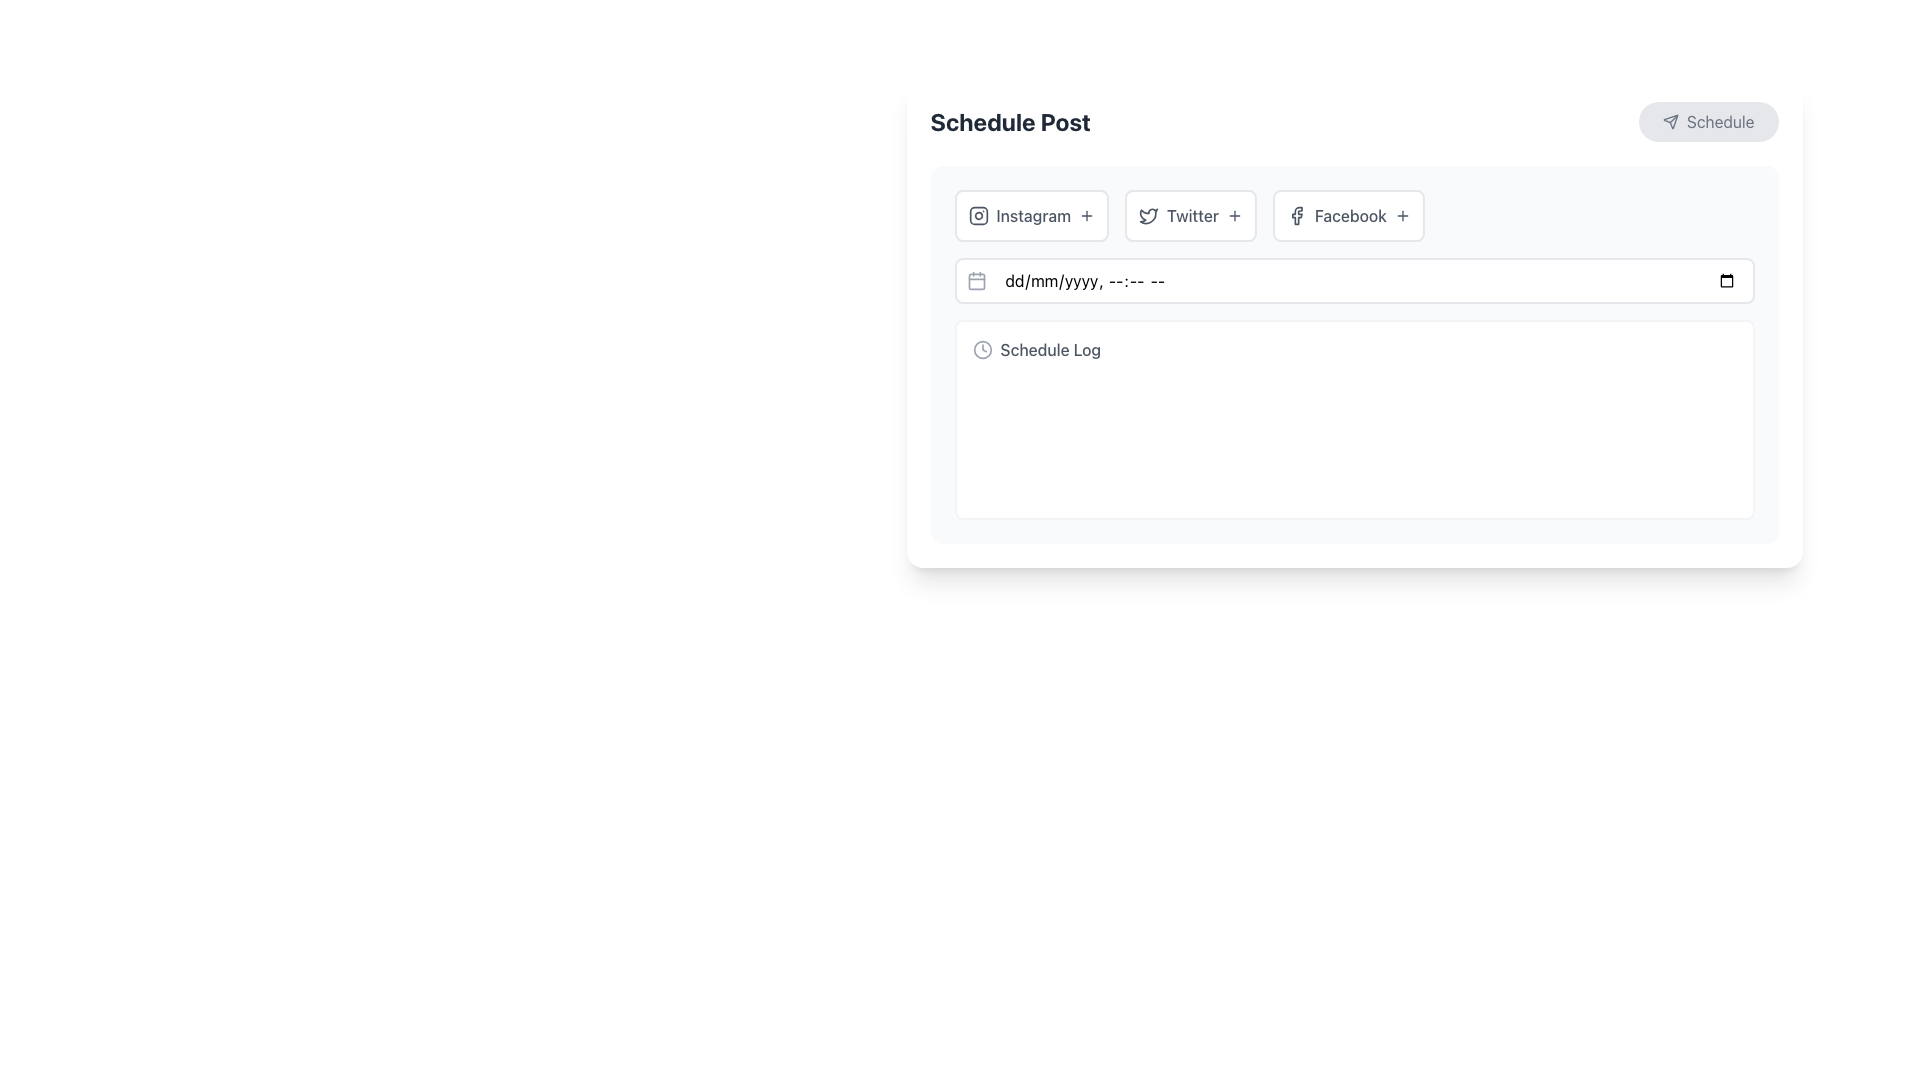  I want to click on the Facebook icon located, so click(1296, 216).